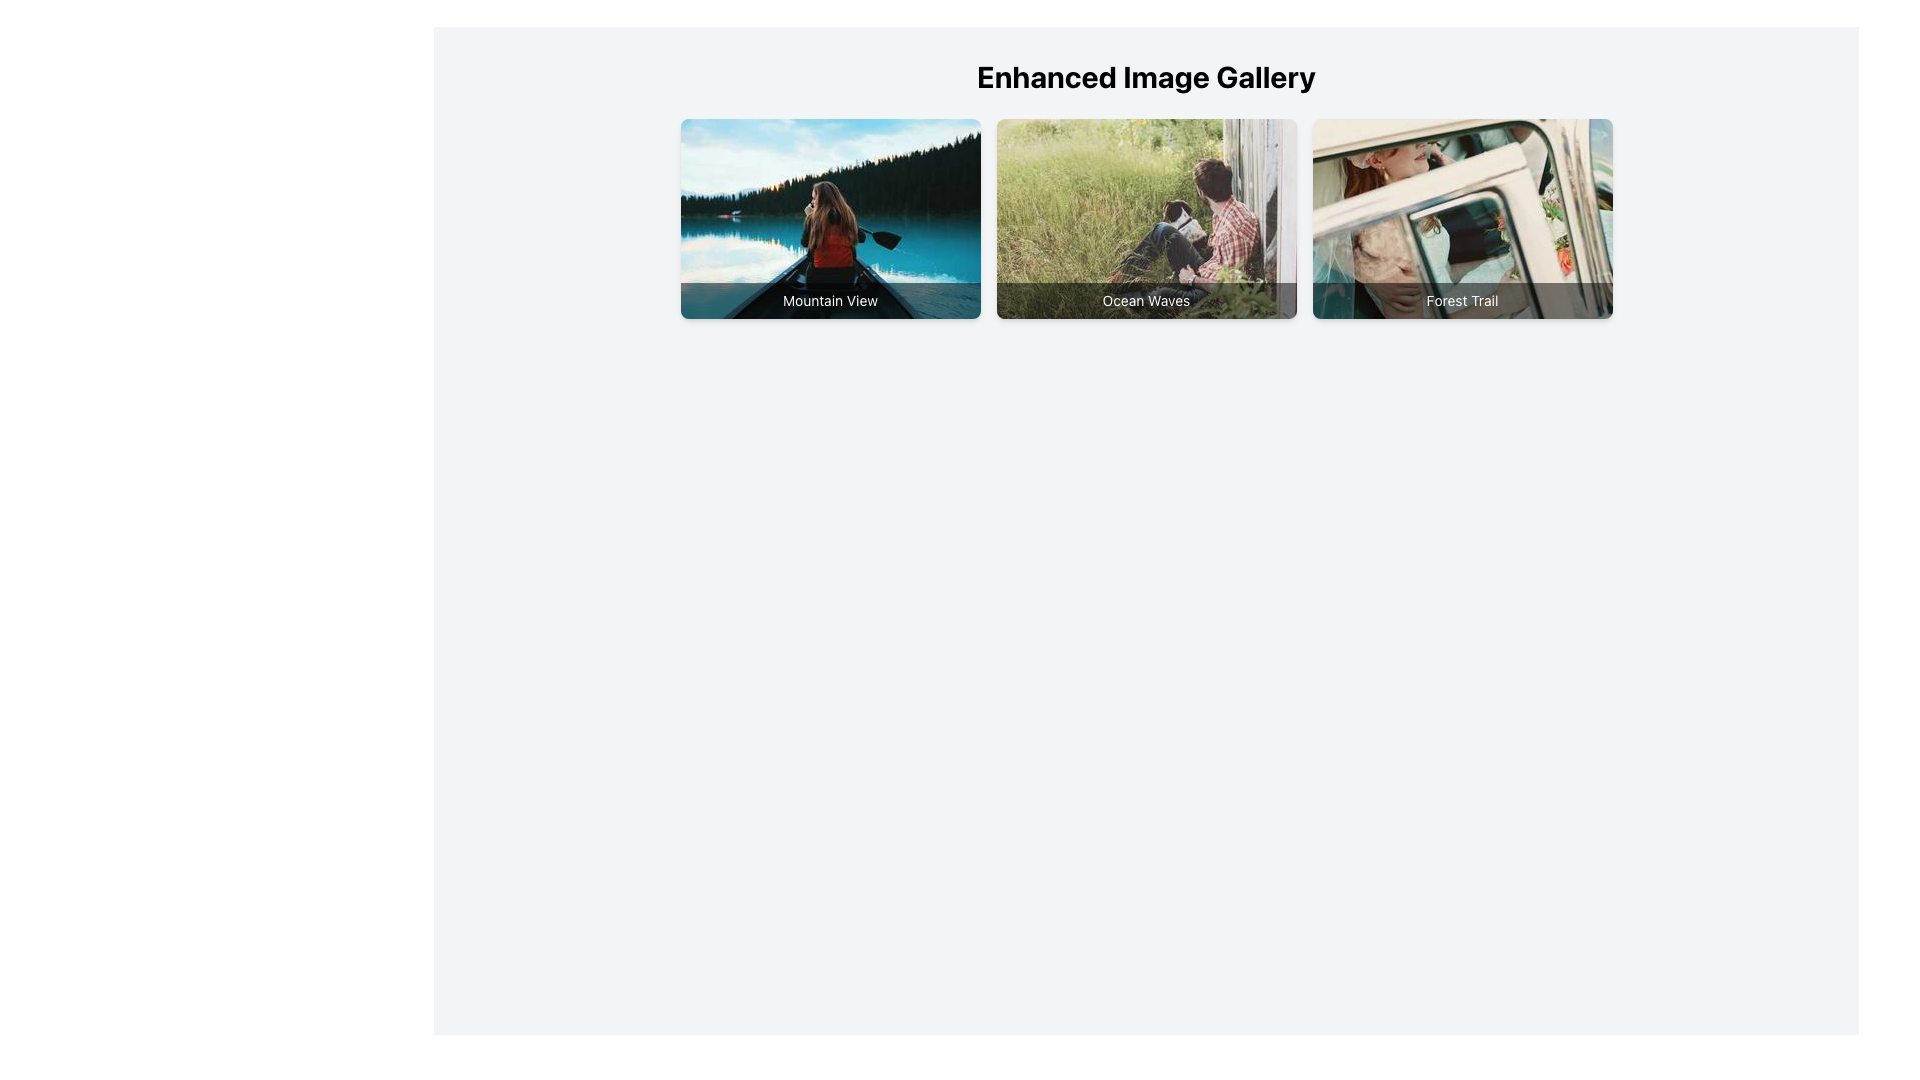  I want to click on the interactive media card labeled 'Mountain View', which is the leftmost card in the Enhanced Image Gallery, so click(830, 219).